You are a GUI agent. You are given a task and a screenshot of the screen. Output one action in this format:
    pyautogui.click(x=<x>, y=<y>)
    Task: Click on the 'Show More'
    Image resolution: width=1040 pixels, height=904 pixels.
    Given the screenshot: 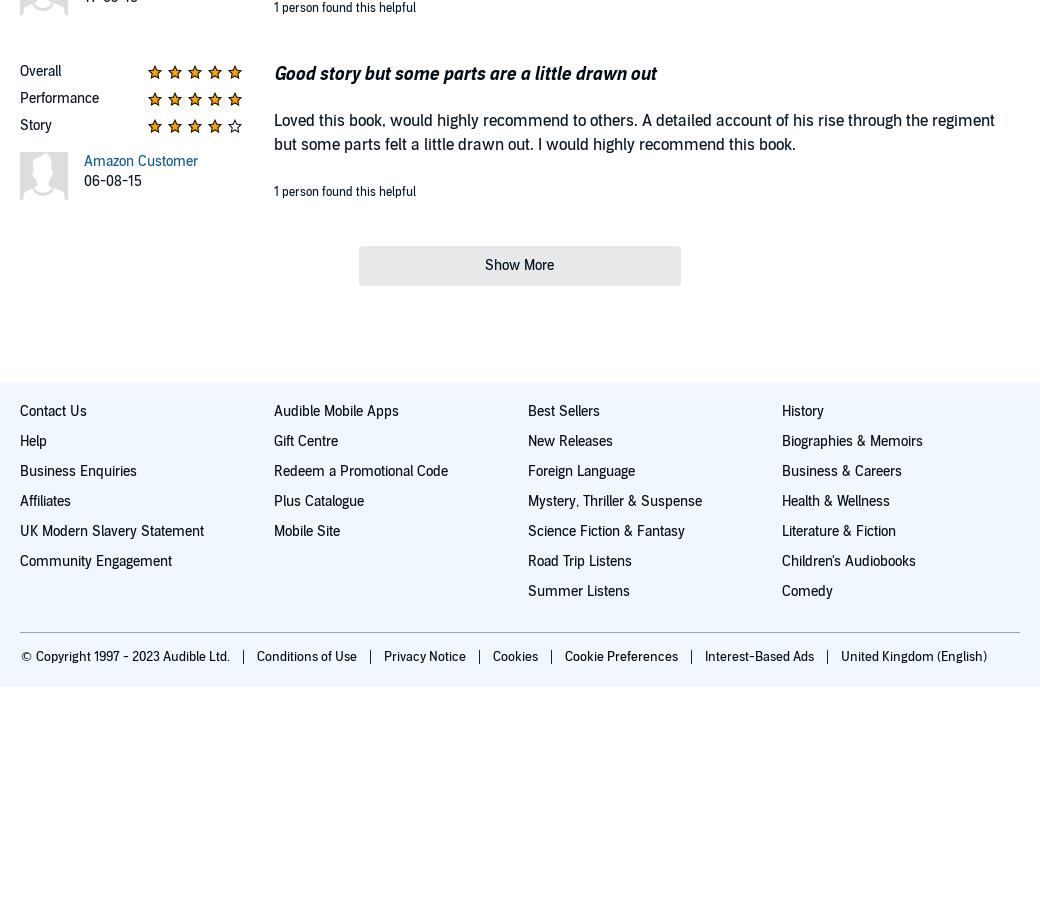 What is the action you would take?
    pyautogui.click(x=519, y=263)
    